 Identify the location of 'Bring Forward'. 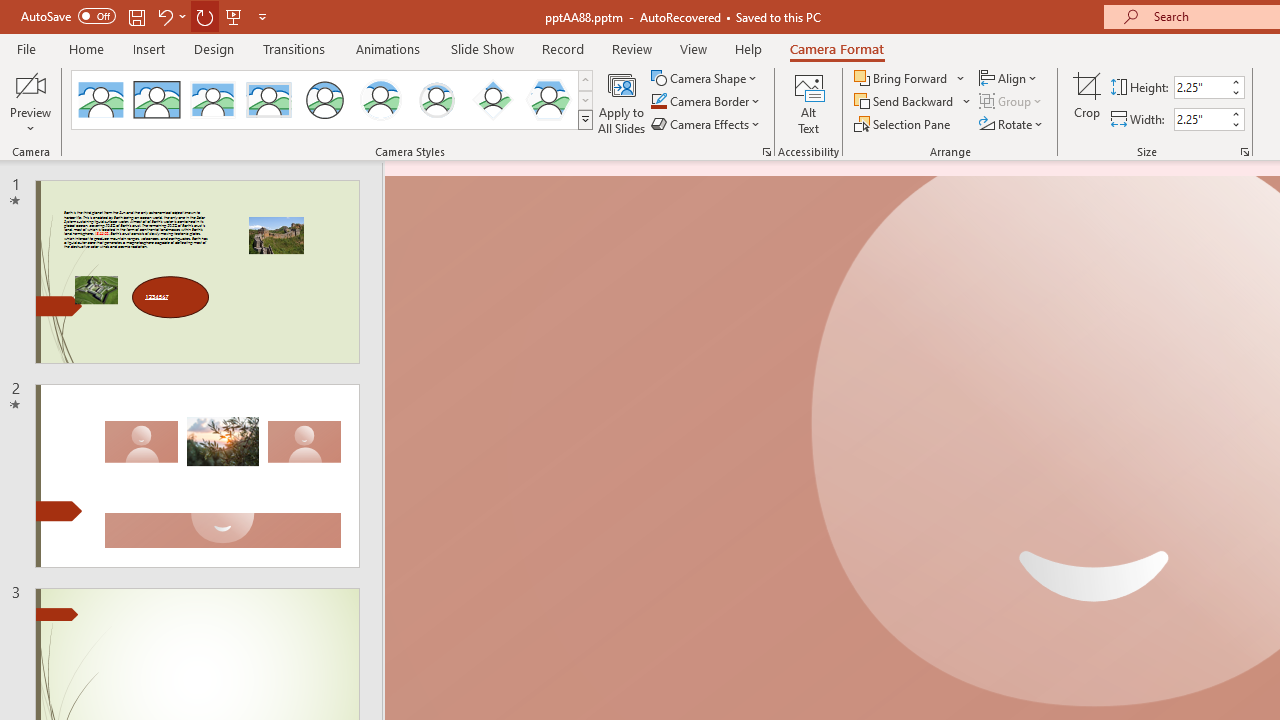
(901, 77).